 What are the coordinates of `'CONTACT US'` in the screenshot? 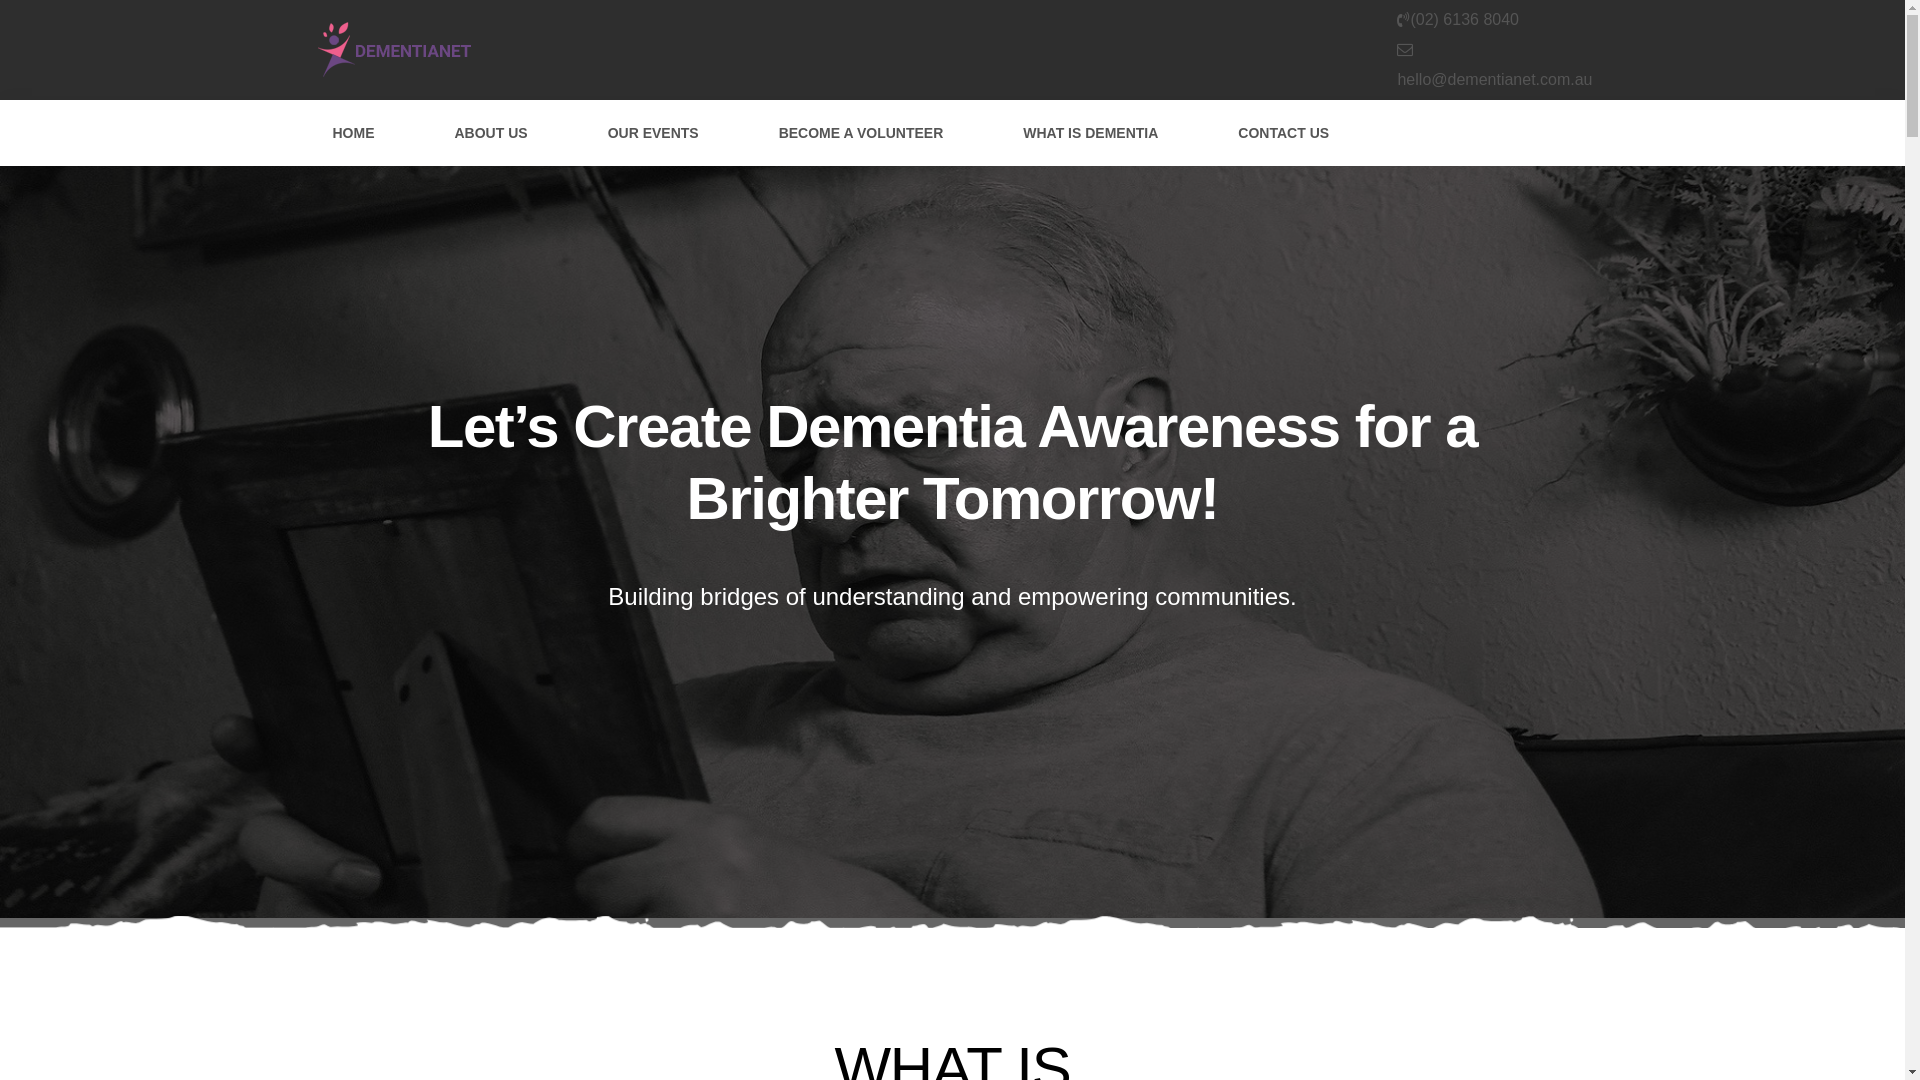 It's located at (1217, 132).